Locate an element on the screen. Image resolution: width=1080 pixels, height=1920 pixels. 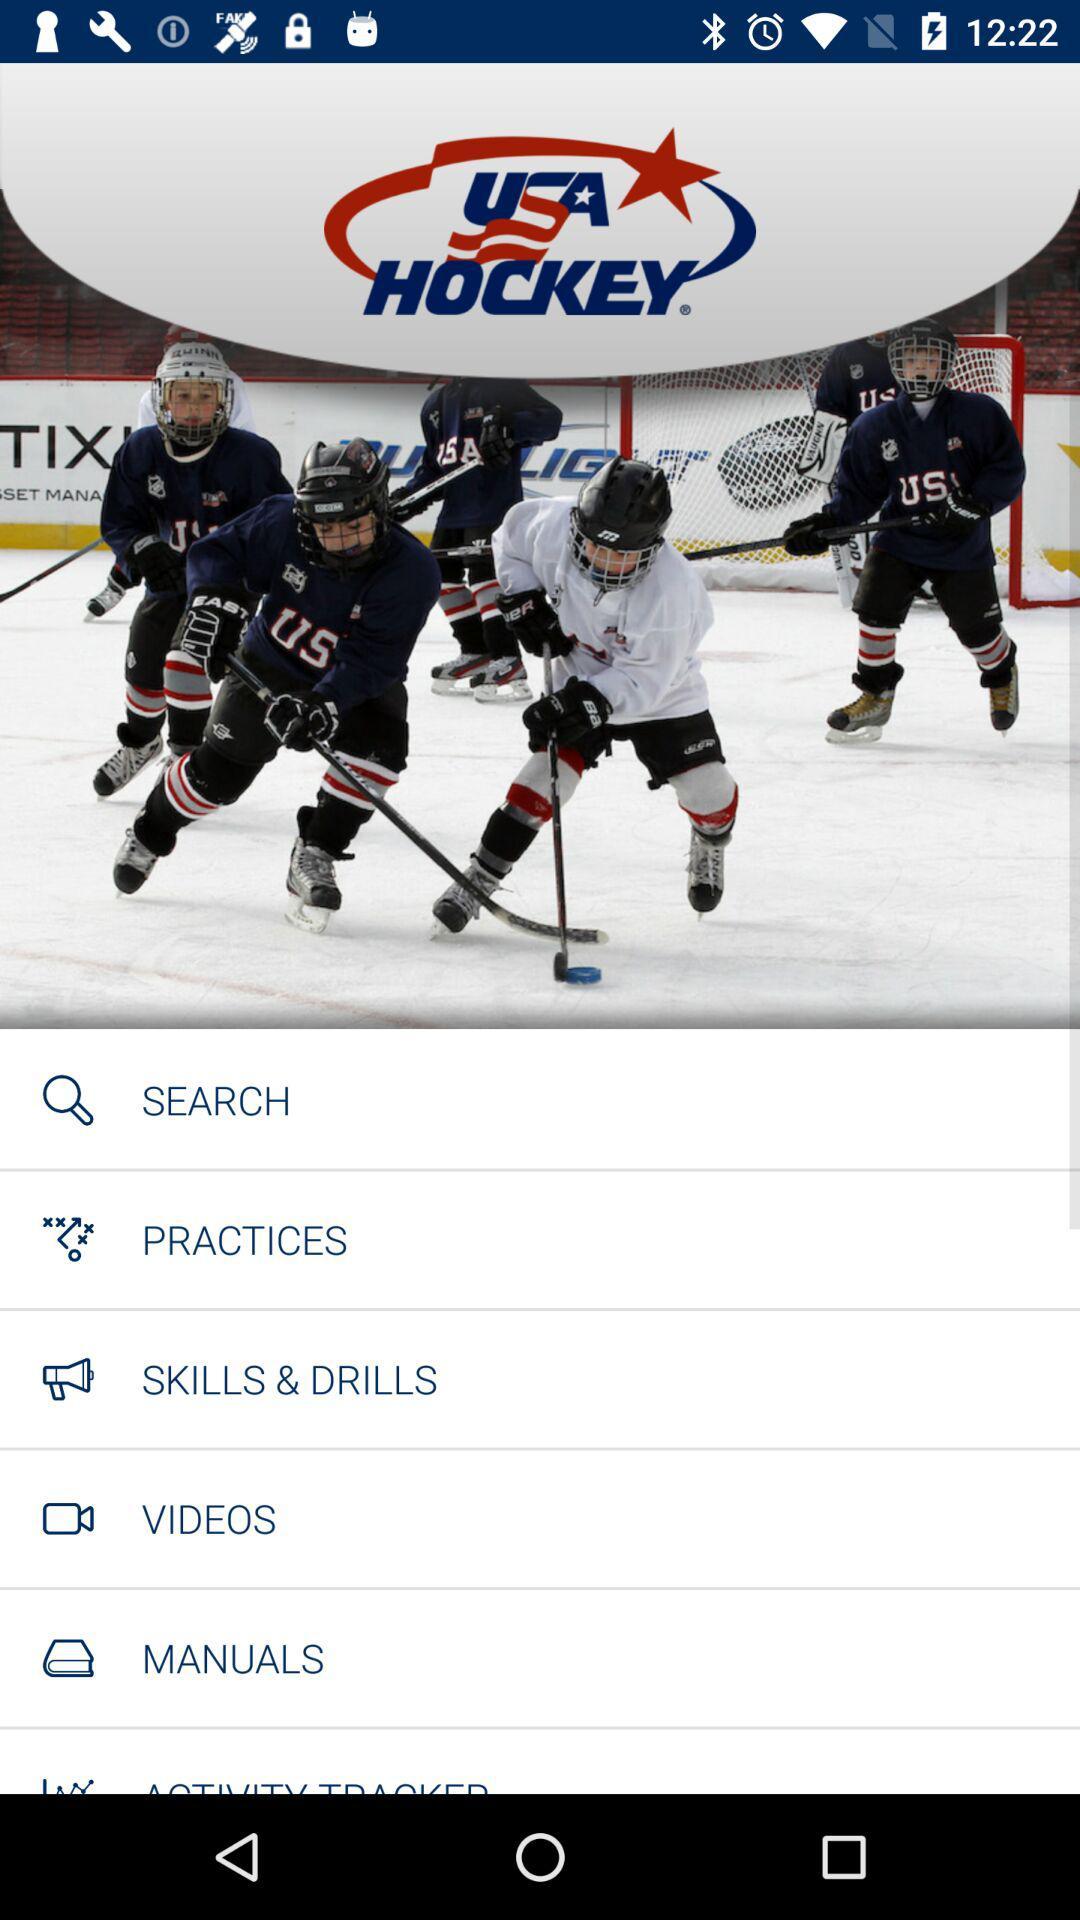
item below skills & drills is located at coordinates (208, 1518).